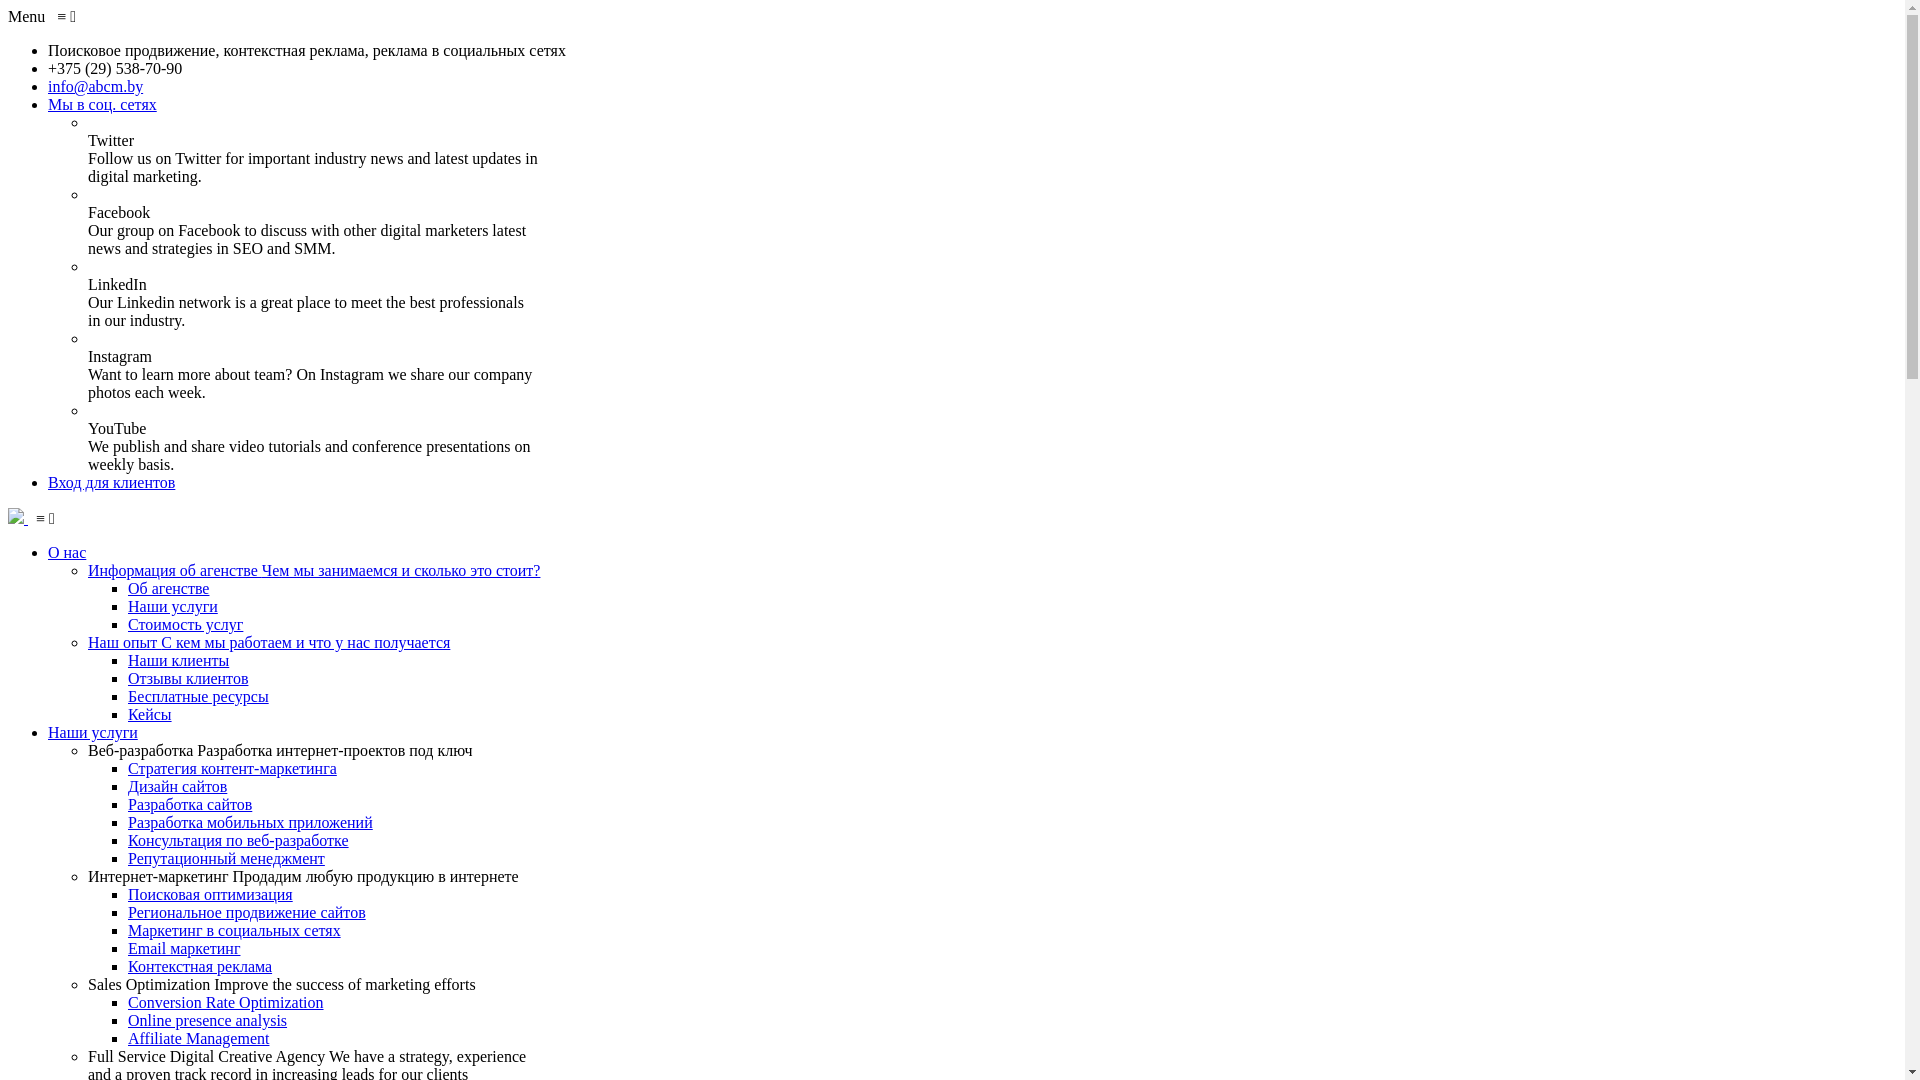 The height and width of the screenshot is (1080, 1920). Describe the element at coordinates (127, 1002) in the screenshot. I see `'Conversion Rate Optimization'` at that location.